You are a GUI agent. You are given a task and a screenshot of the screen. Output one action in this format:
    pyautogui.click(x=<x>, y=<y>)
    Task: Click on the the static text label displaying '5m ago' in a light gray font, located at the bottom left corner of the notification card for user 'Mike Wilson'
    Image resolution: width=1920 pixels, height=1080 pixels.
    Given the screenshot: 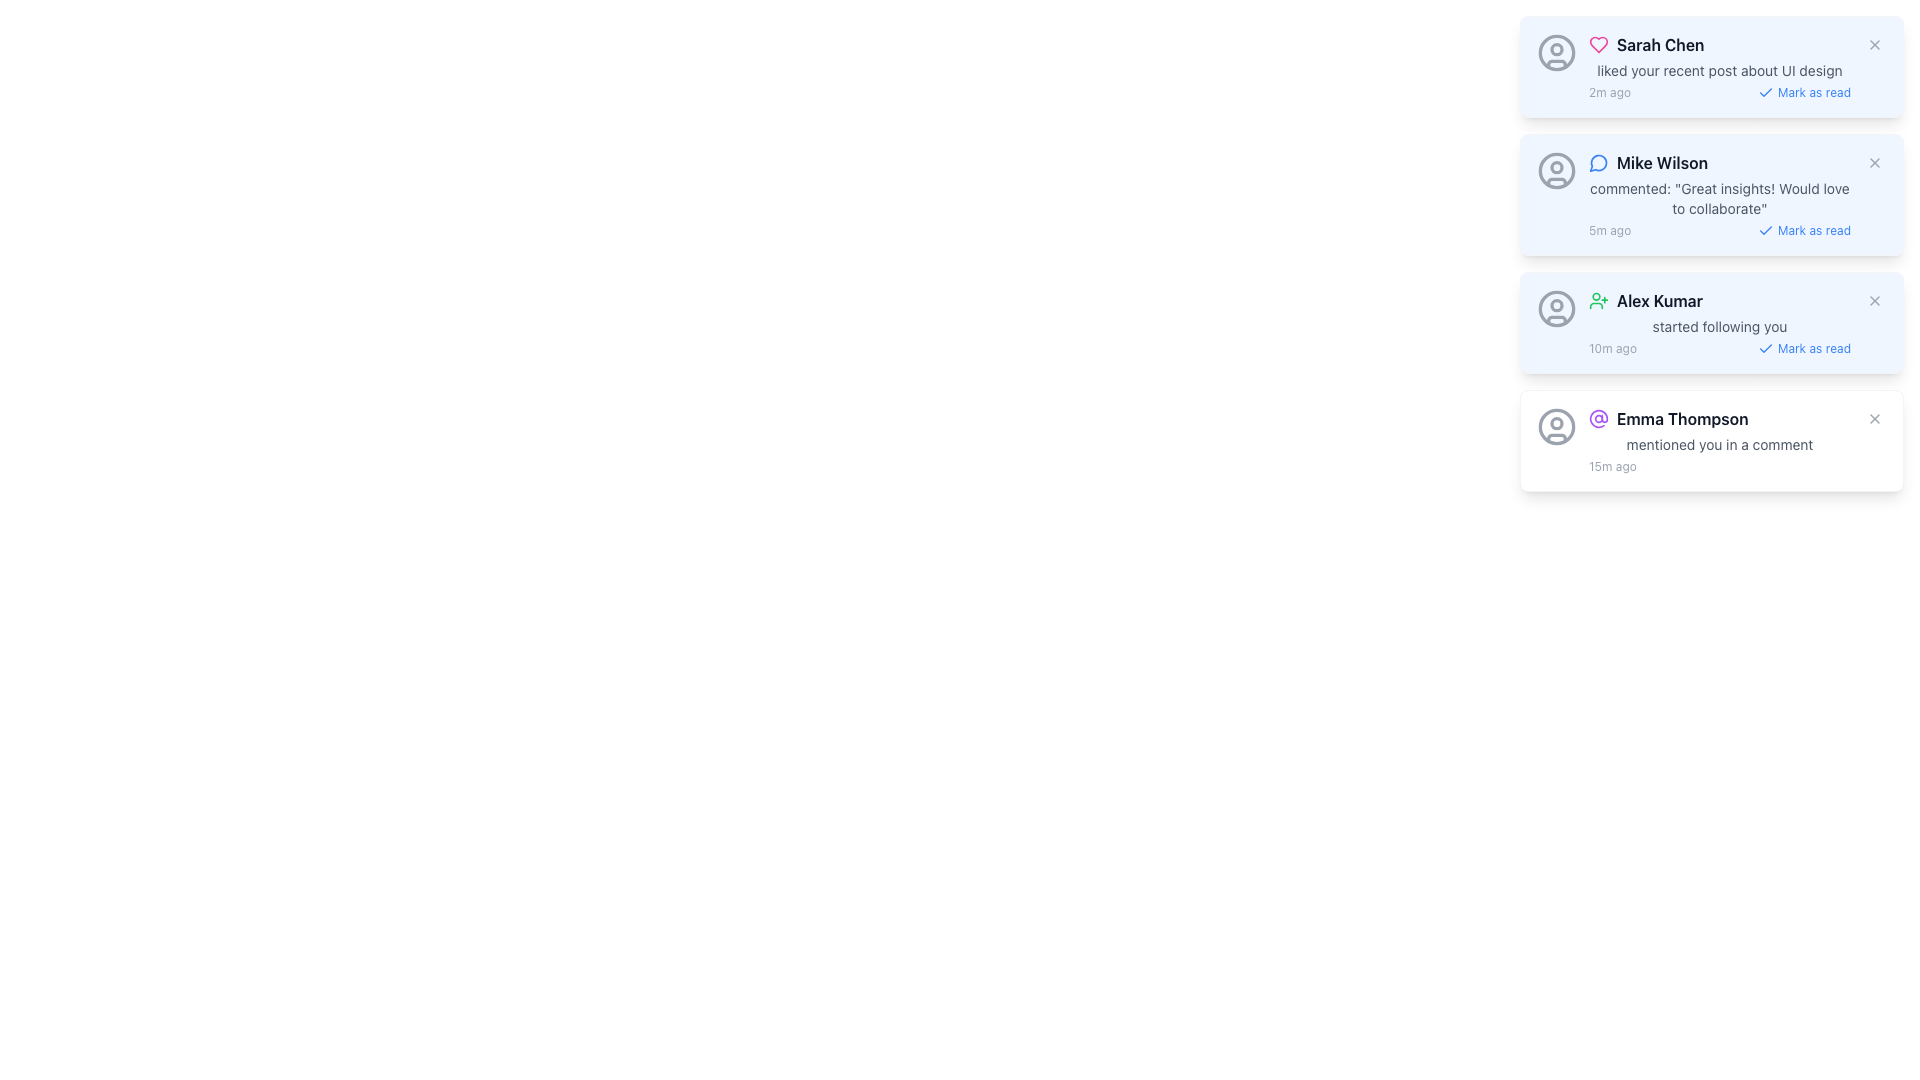 What is the action you would take?
    pyautogui.click(x=1610, y=230)
    